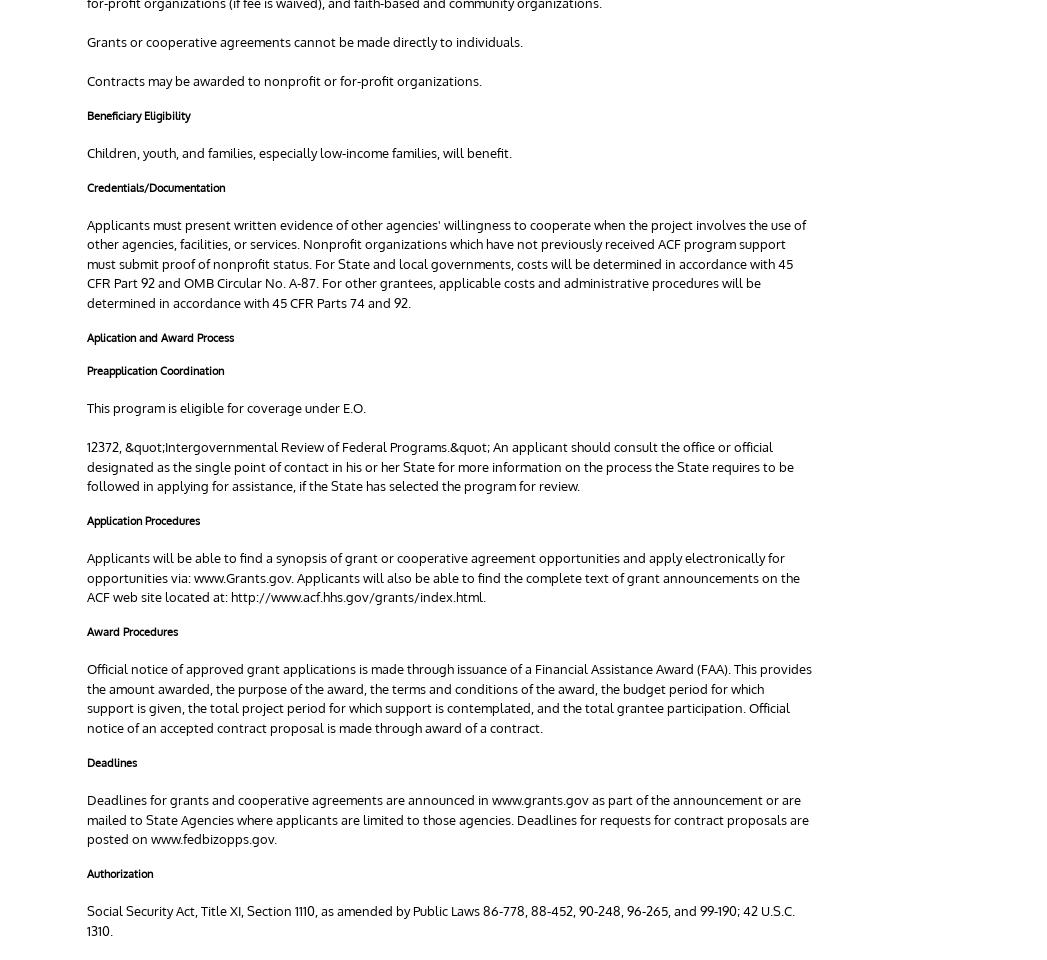 This screenshot has width=1047, height=960. What do you see at coordinates (131, 630) in the screenshot?
I see `'Award Procedures'` at bounding box center [131, 630].